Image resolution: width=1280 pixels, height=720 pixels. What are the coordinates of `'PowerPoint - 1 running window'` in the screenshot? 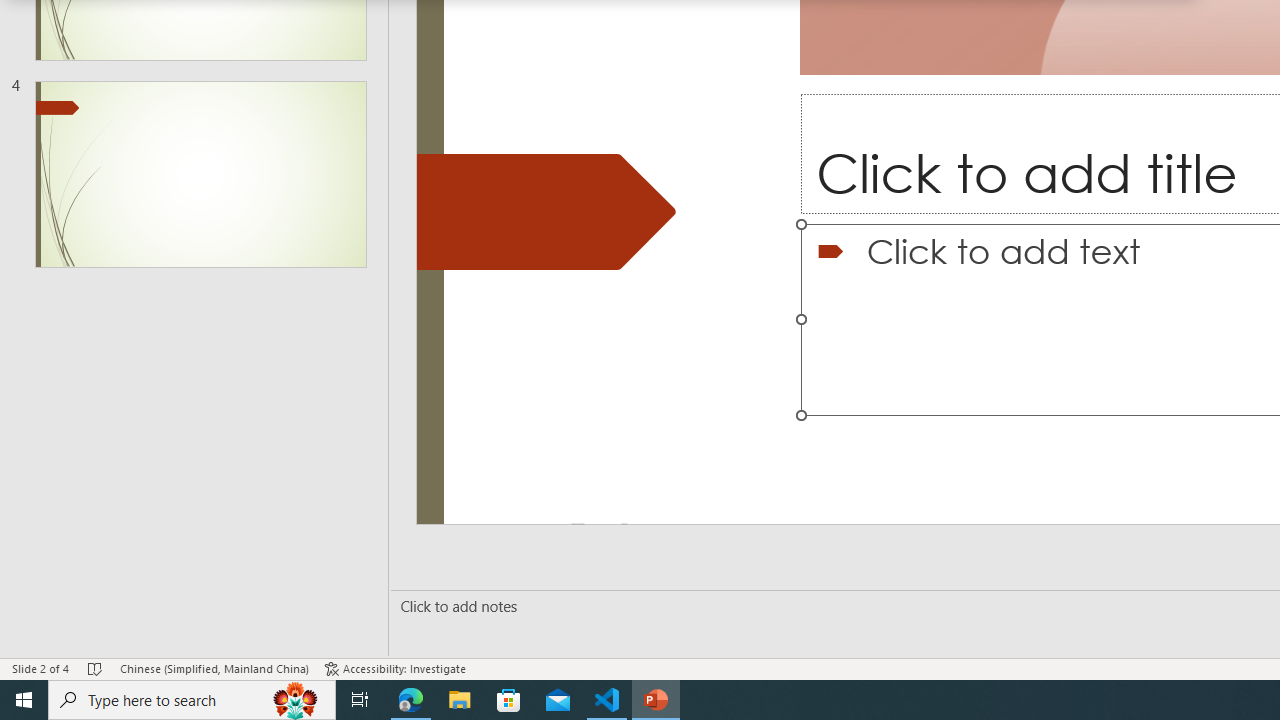 It's located at (656, 698).